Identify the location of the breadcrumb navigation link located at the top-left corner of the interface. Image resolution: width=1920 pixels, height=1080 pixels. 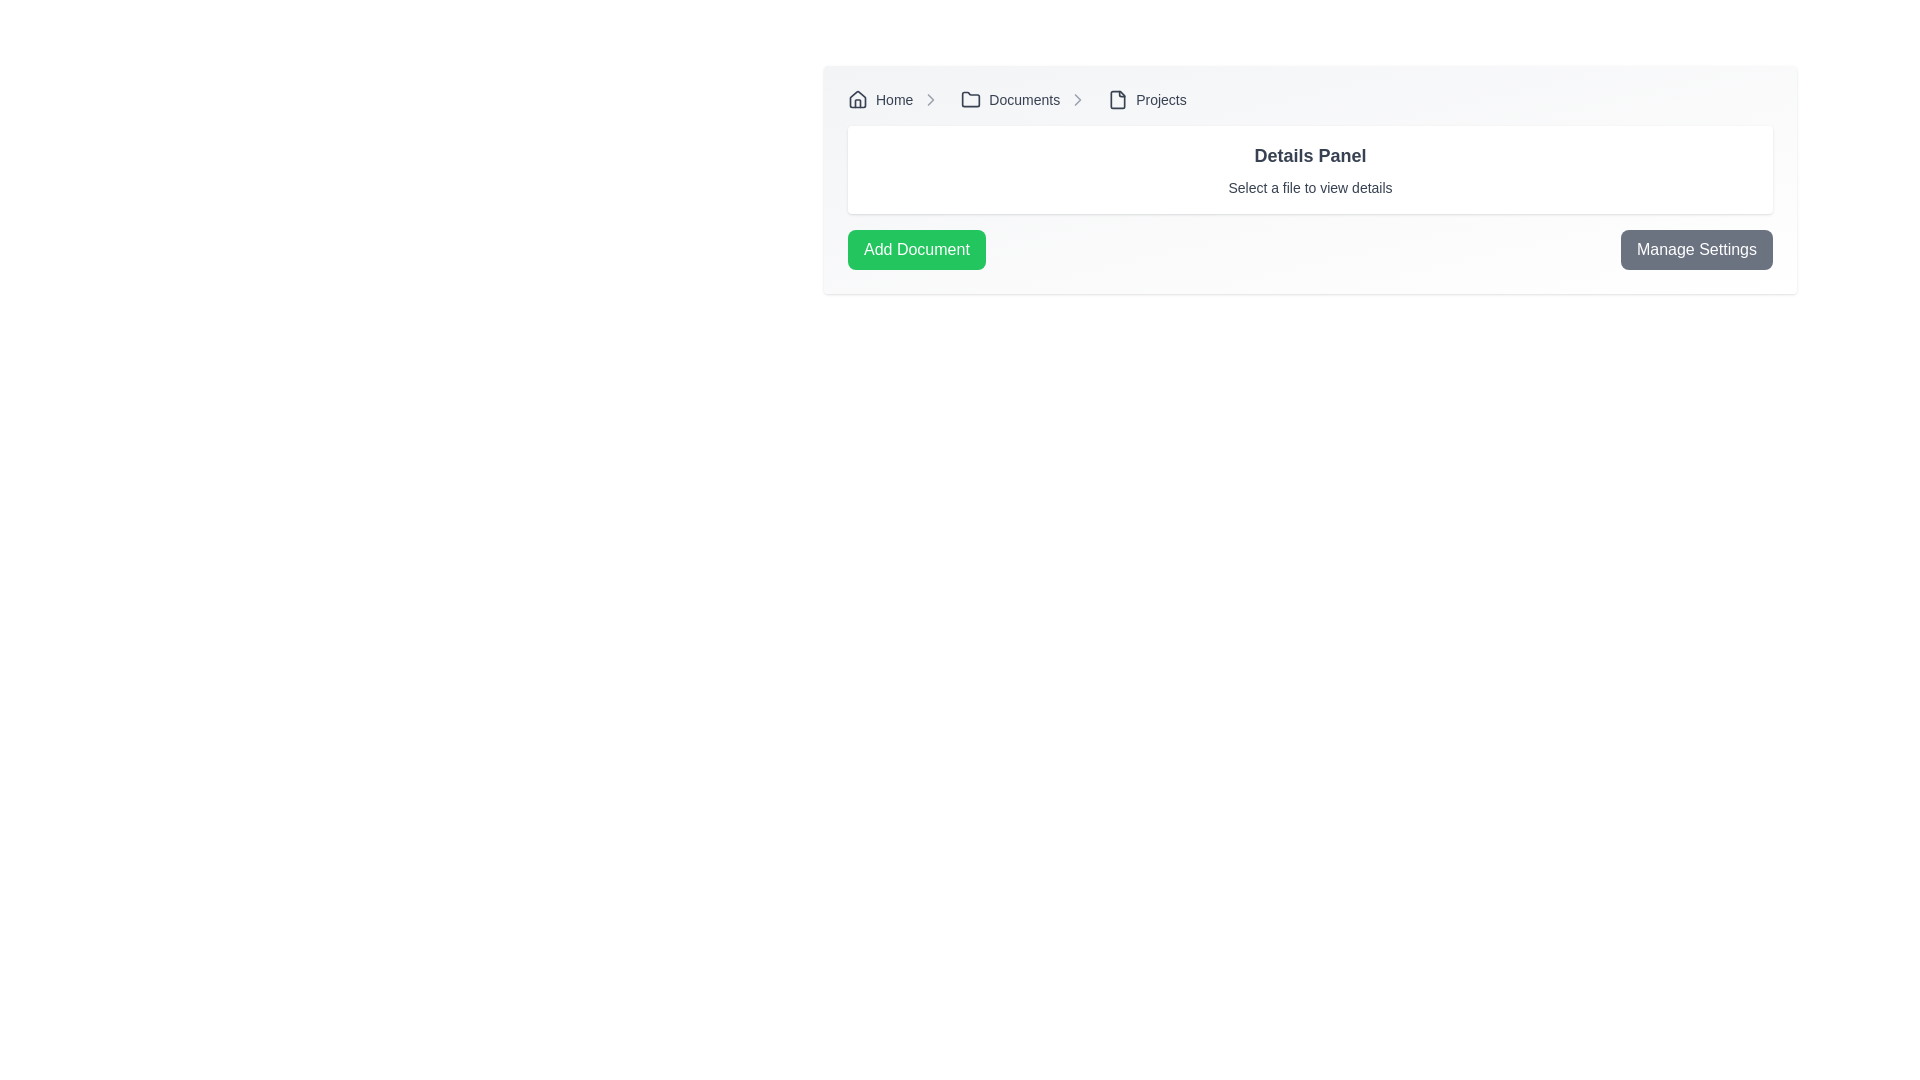
(880, 100).